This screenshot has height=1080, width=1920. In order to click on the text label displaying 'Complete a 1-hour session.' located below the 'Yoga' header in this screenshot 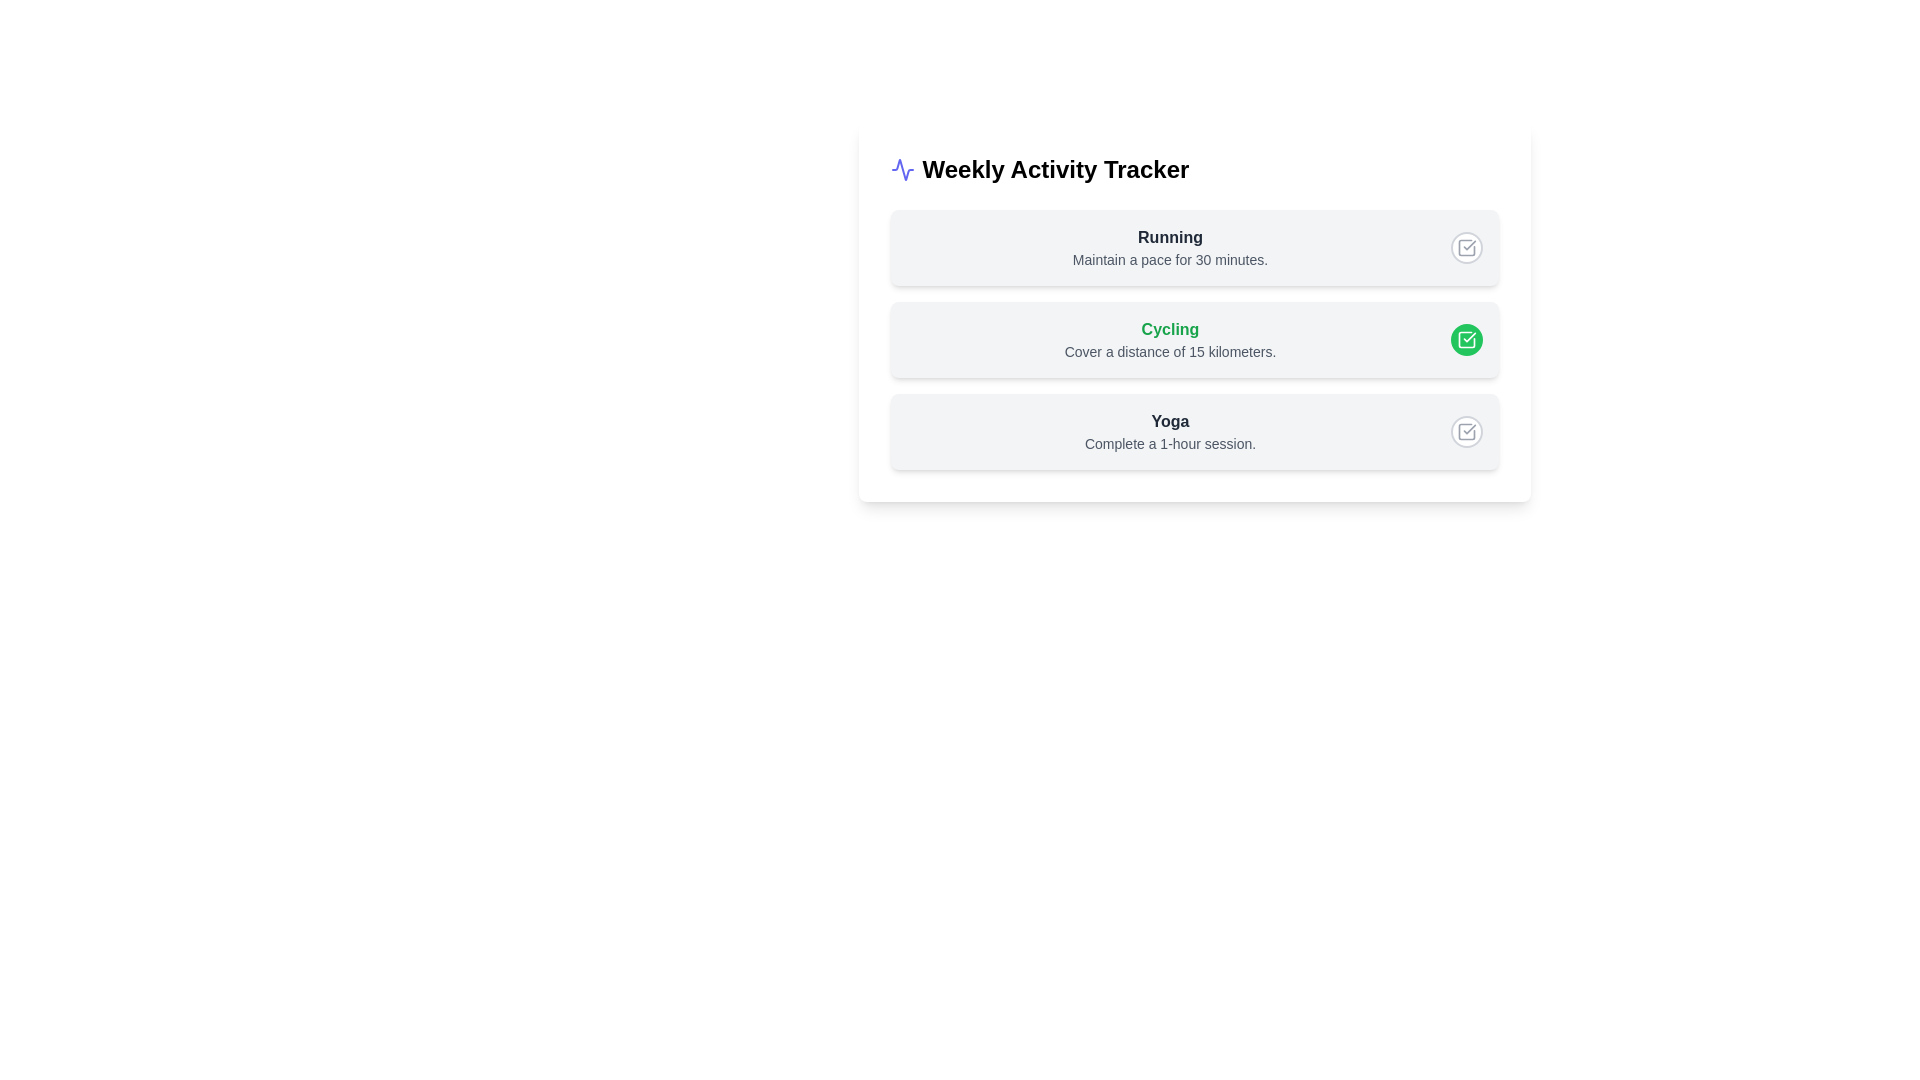, I will do `click(1170, 442)`.